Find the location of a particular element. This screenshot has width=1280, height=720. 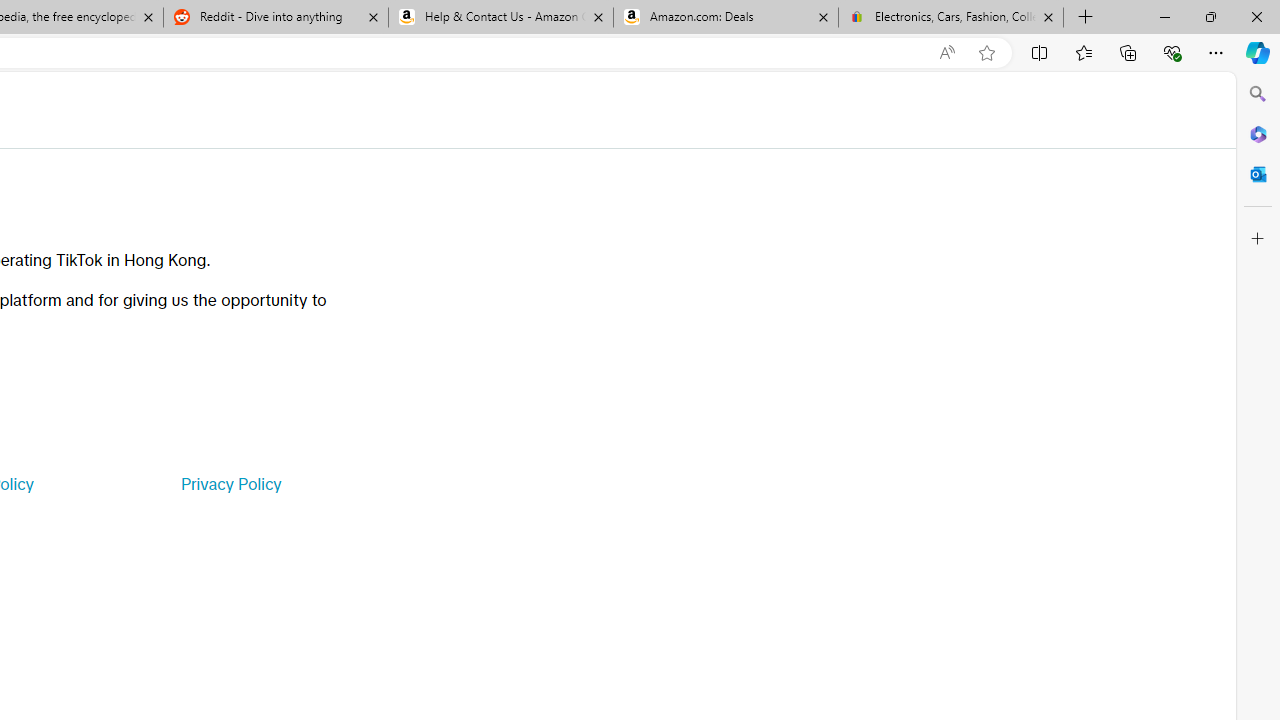

'Customize' is located at coordinates (1257, 238).